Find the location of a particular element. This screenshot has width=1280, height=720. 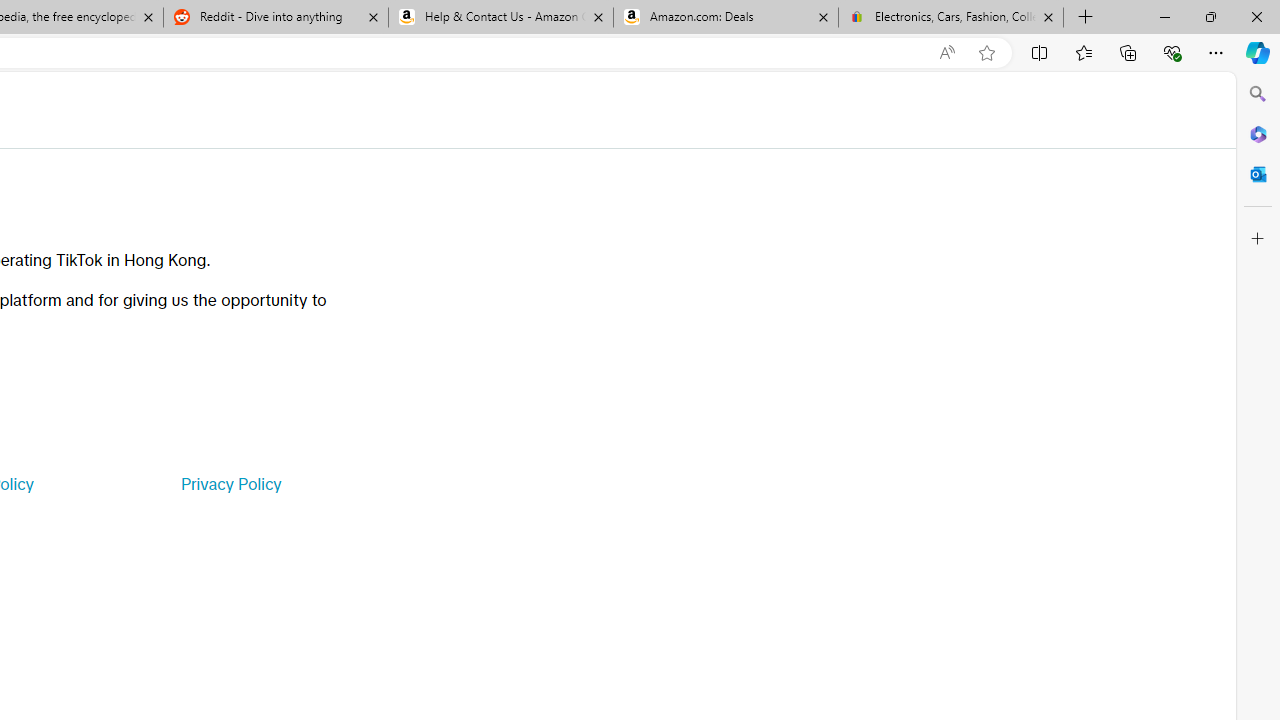

'Customize' is located at coordinates (1257, 238).